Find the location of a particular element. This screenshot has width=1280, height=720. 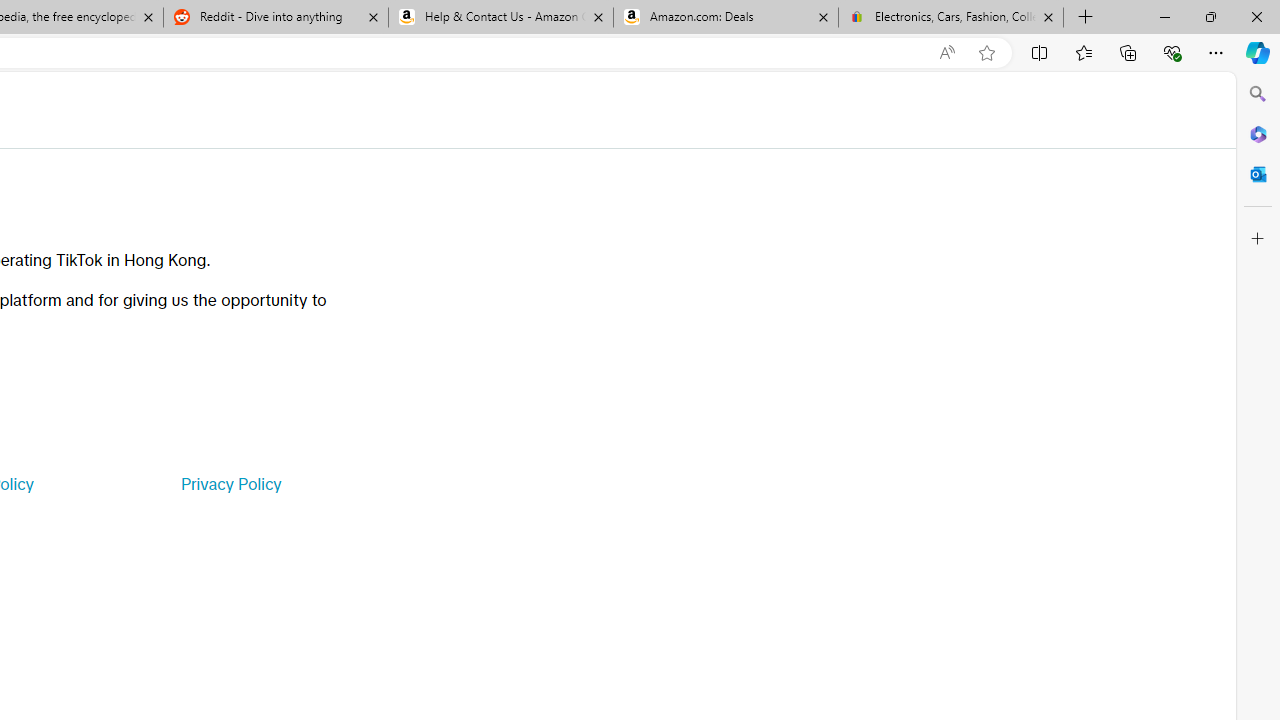

'Customize' is located at coordinates (1257, 238).